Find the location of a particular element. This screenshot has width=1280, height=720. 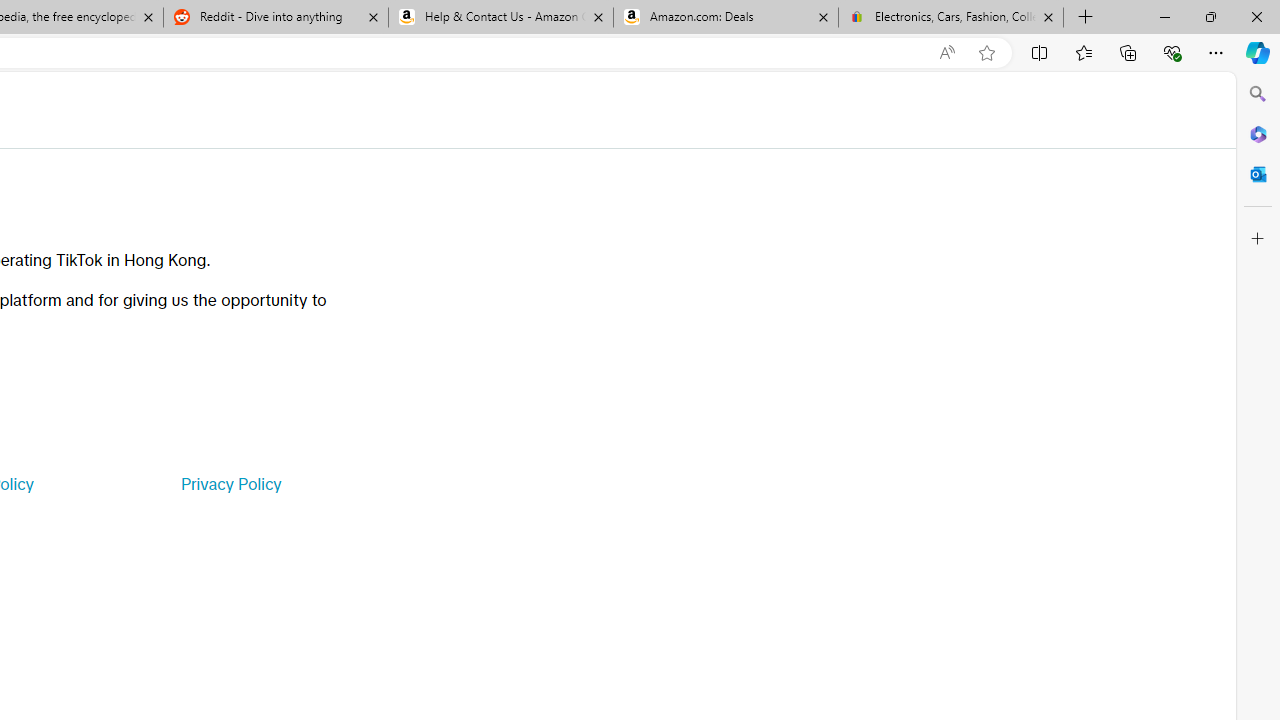

'Customize' is located at coordinates (1257, 238).